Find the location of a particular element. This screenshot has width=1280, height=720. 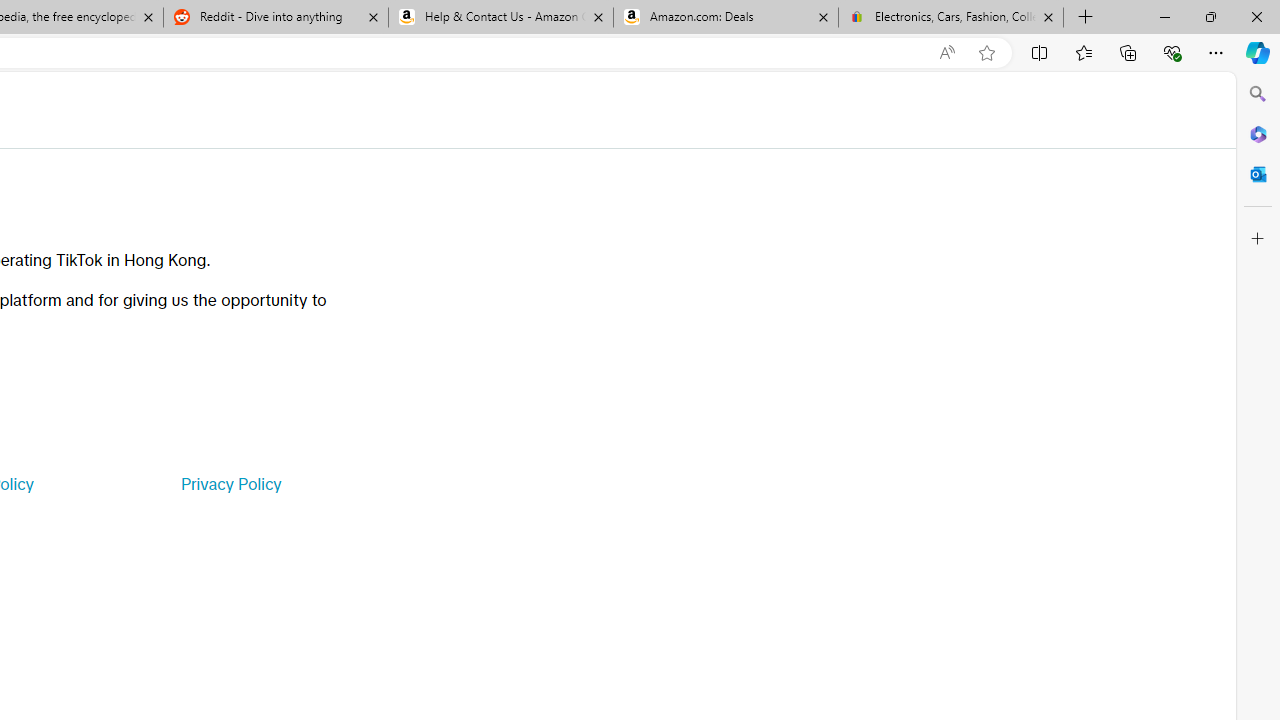

'Customize' is located at coordinates (1257, 238).